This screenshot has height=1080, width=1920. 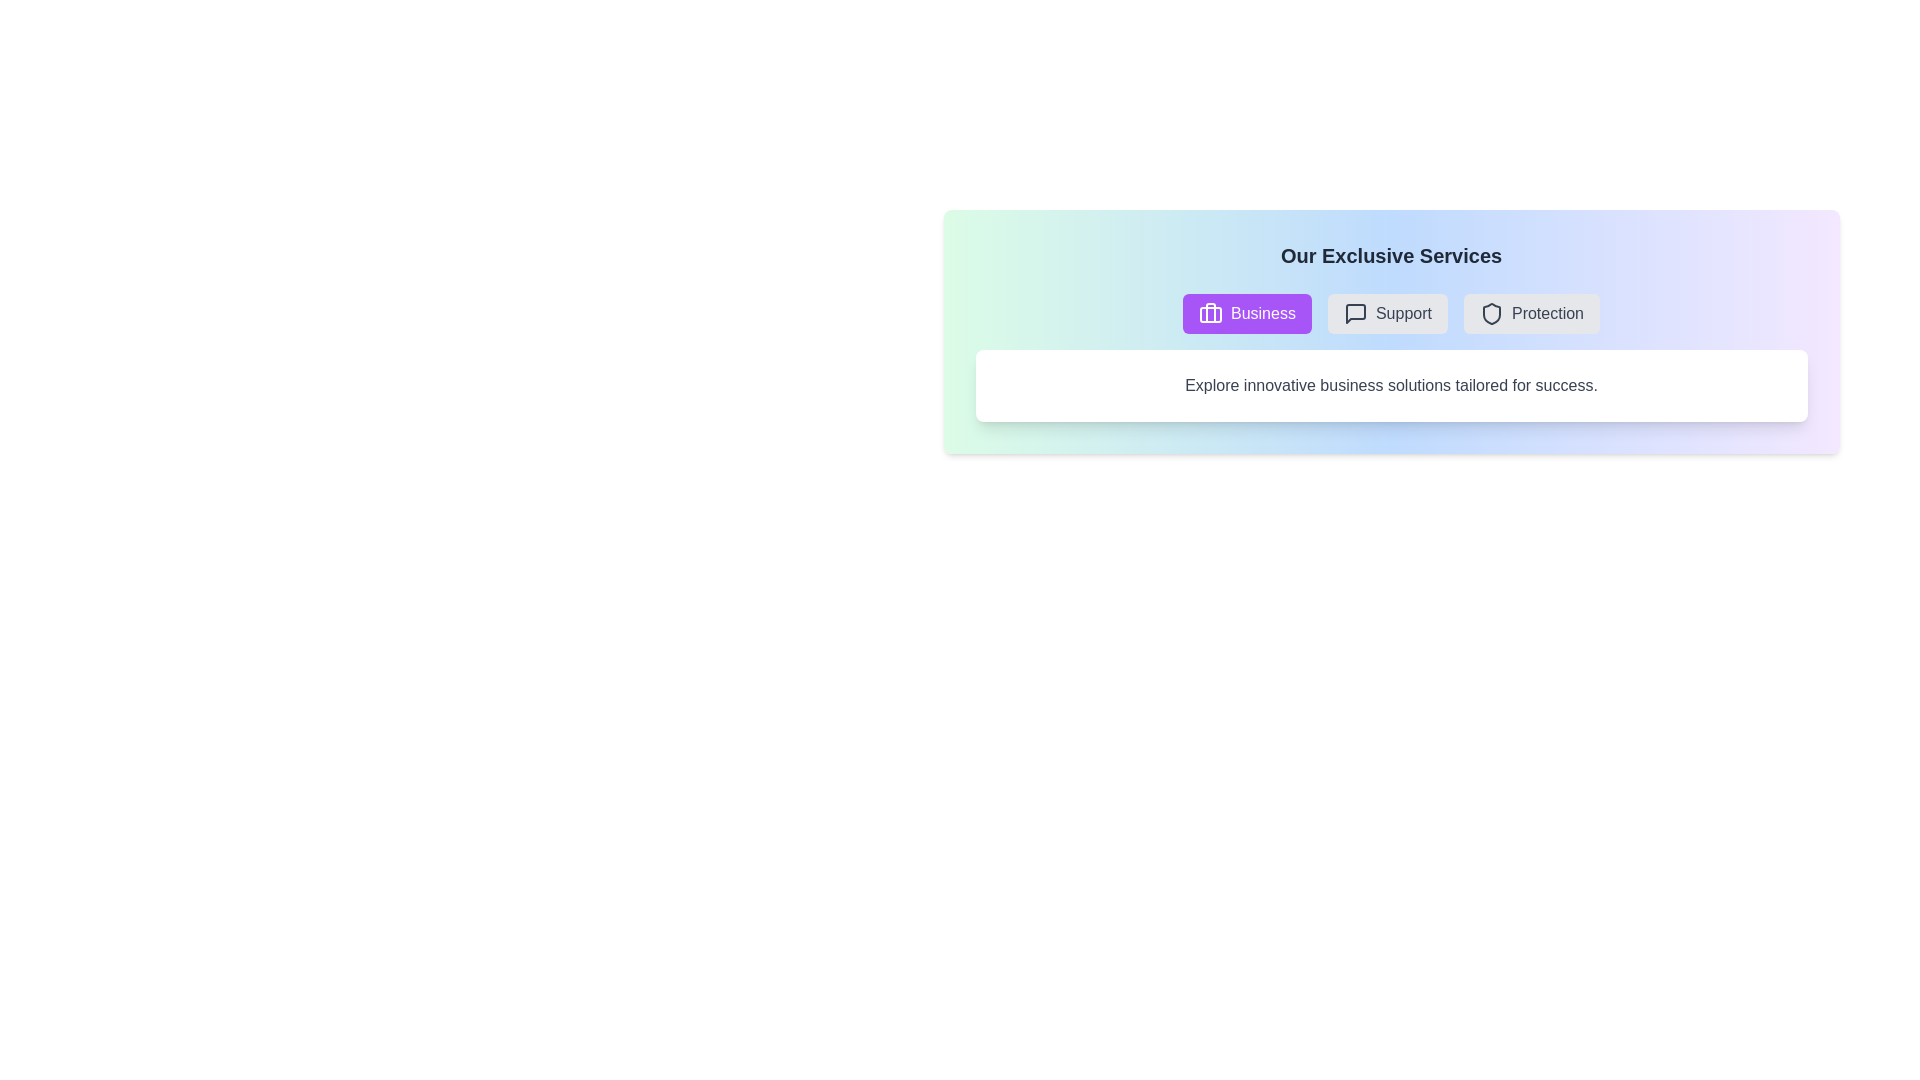 What do you see at coordinates (1246, 313) in the screenshot?
I see `the Business tab by clicking its button` at bounding box center [1246, 313].